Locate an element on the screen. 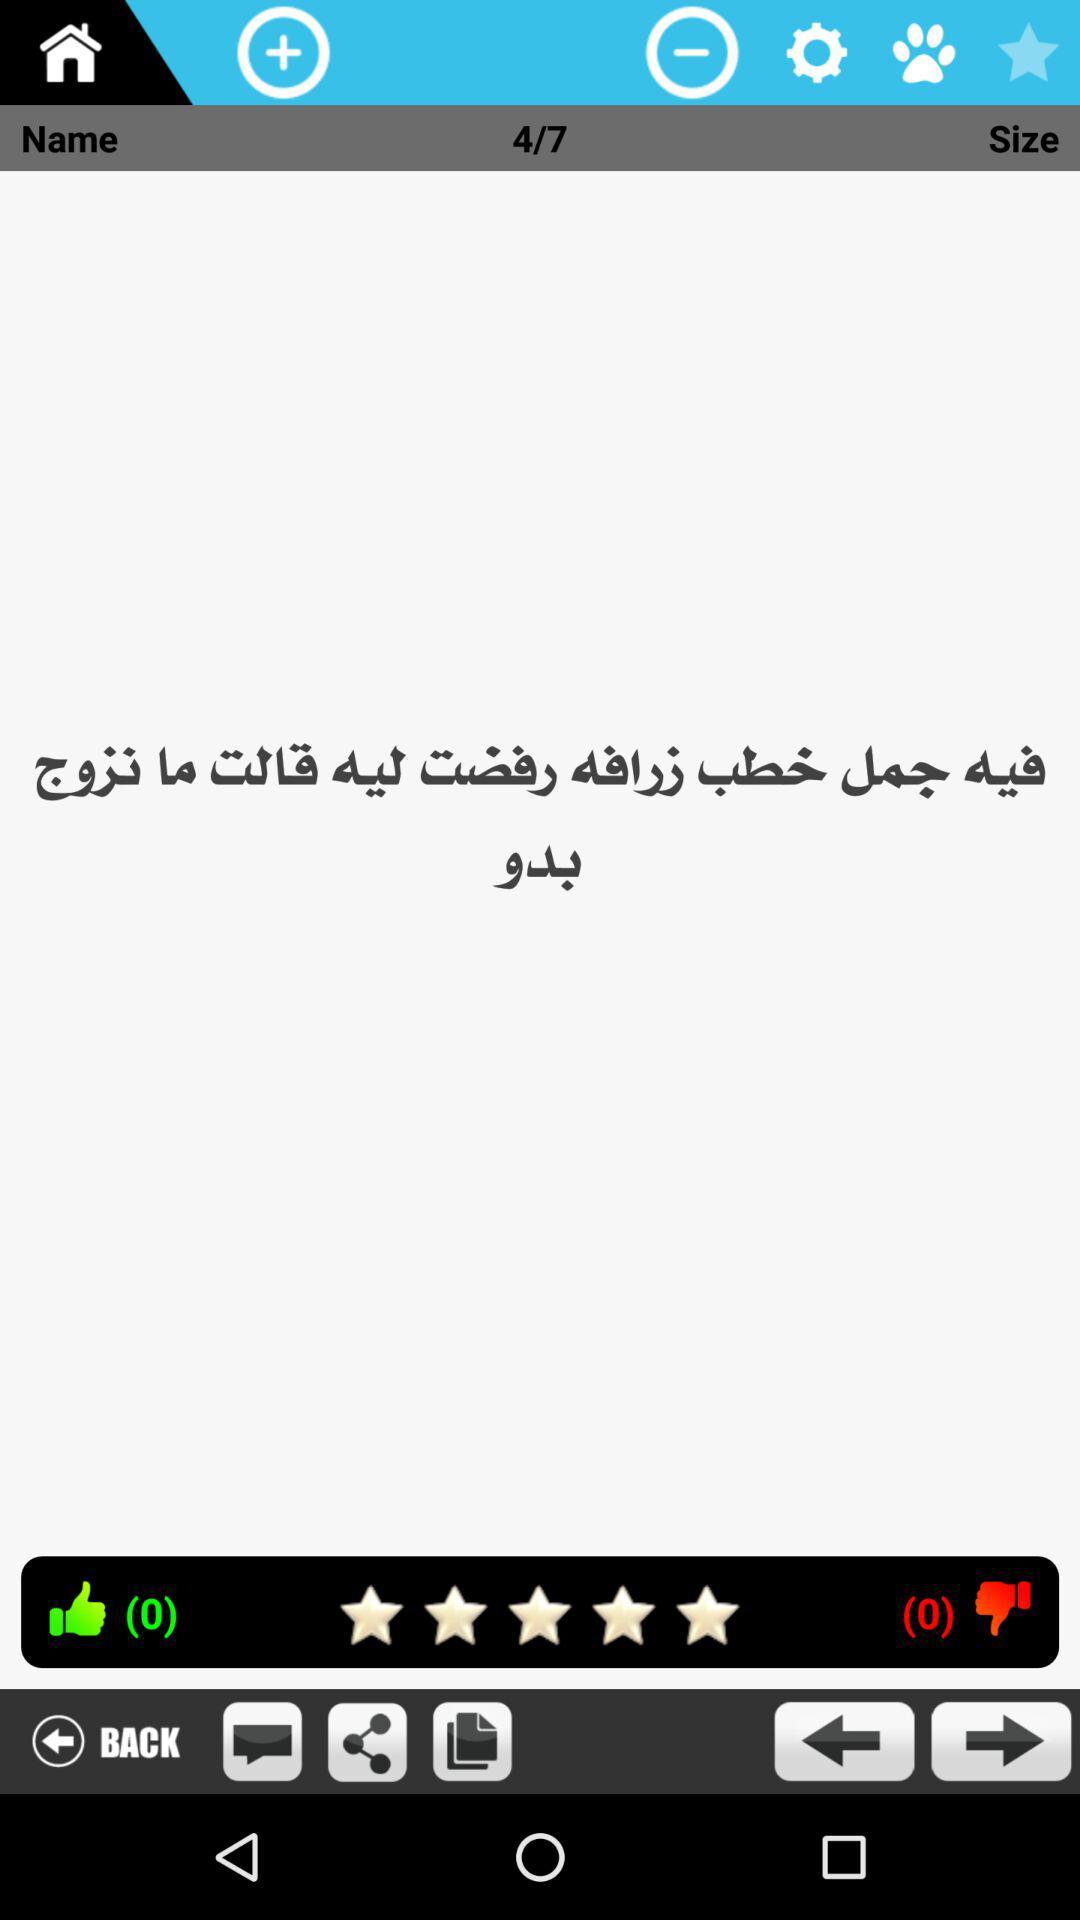 This screenshot has width=1080, height=1920. comment is located at coordinates (261, 1740).